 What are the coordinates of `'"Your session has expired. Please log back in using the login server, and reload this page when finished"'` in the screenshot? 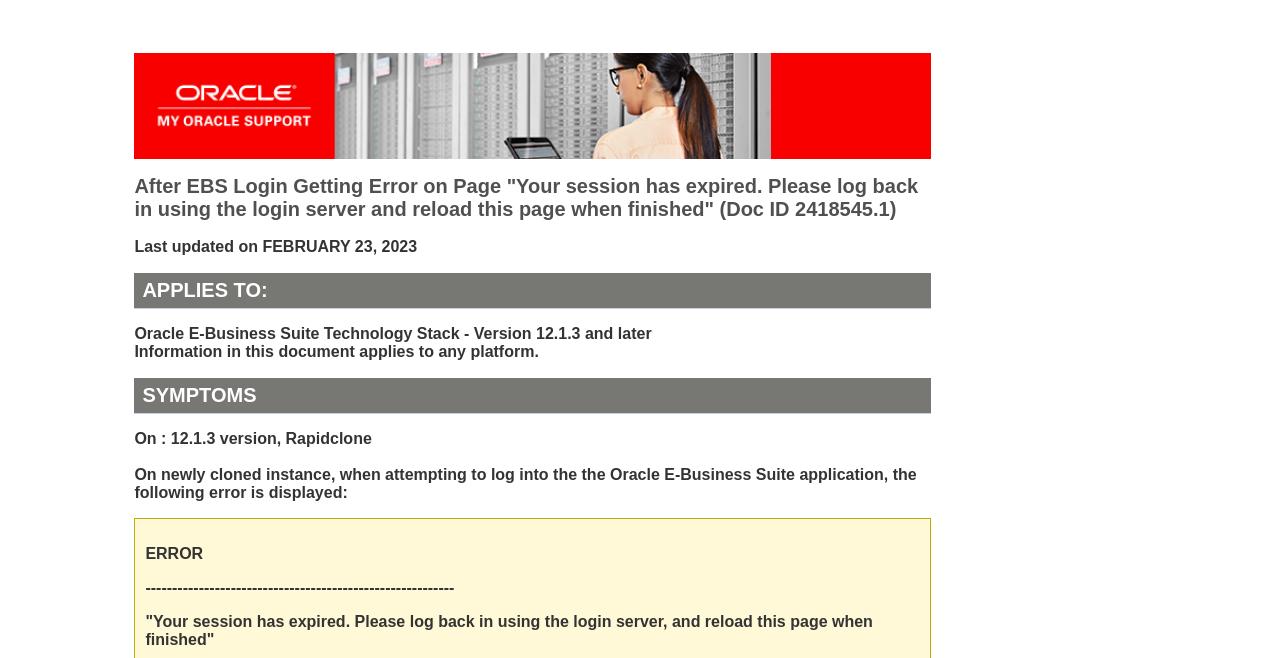 It's located at (508, 630).